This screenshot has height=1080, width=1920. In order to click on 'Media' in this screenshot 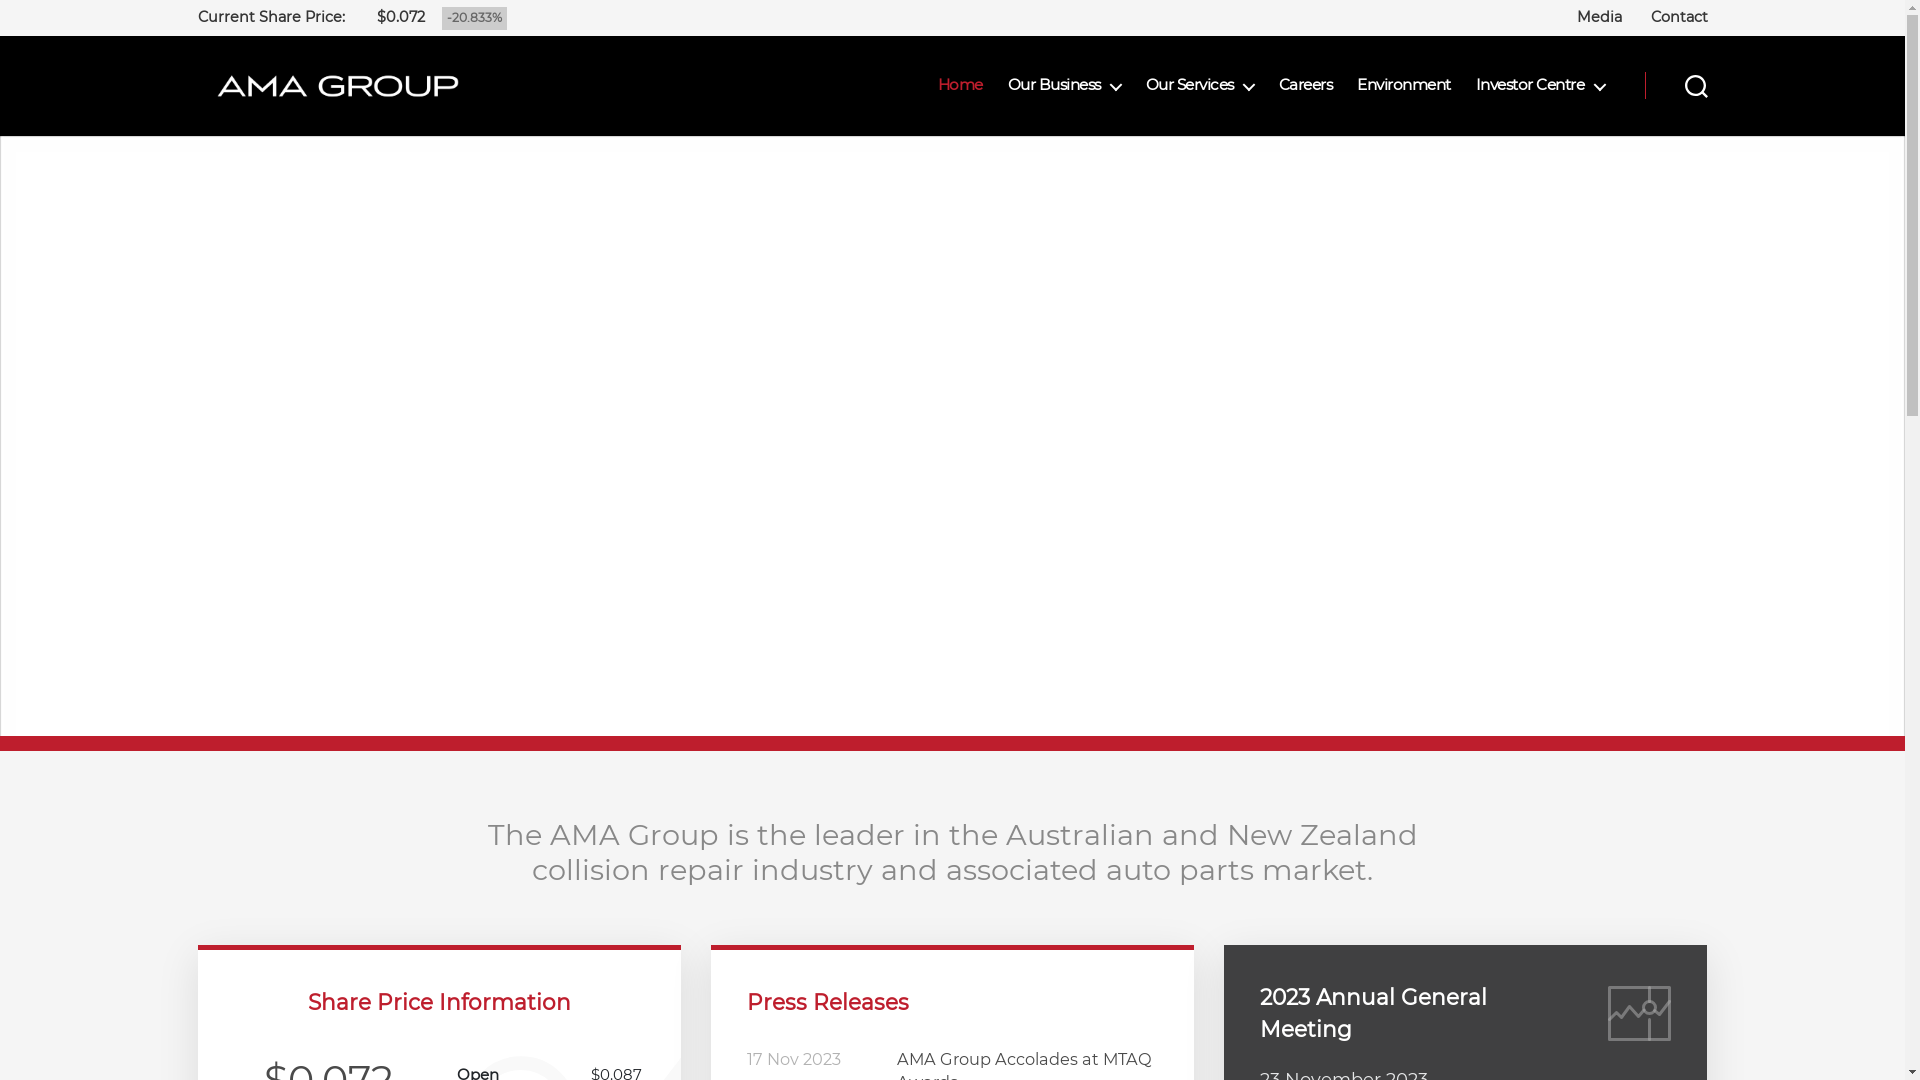, I will do `click(1598, 16)`.